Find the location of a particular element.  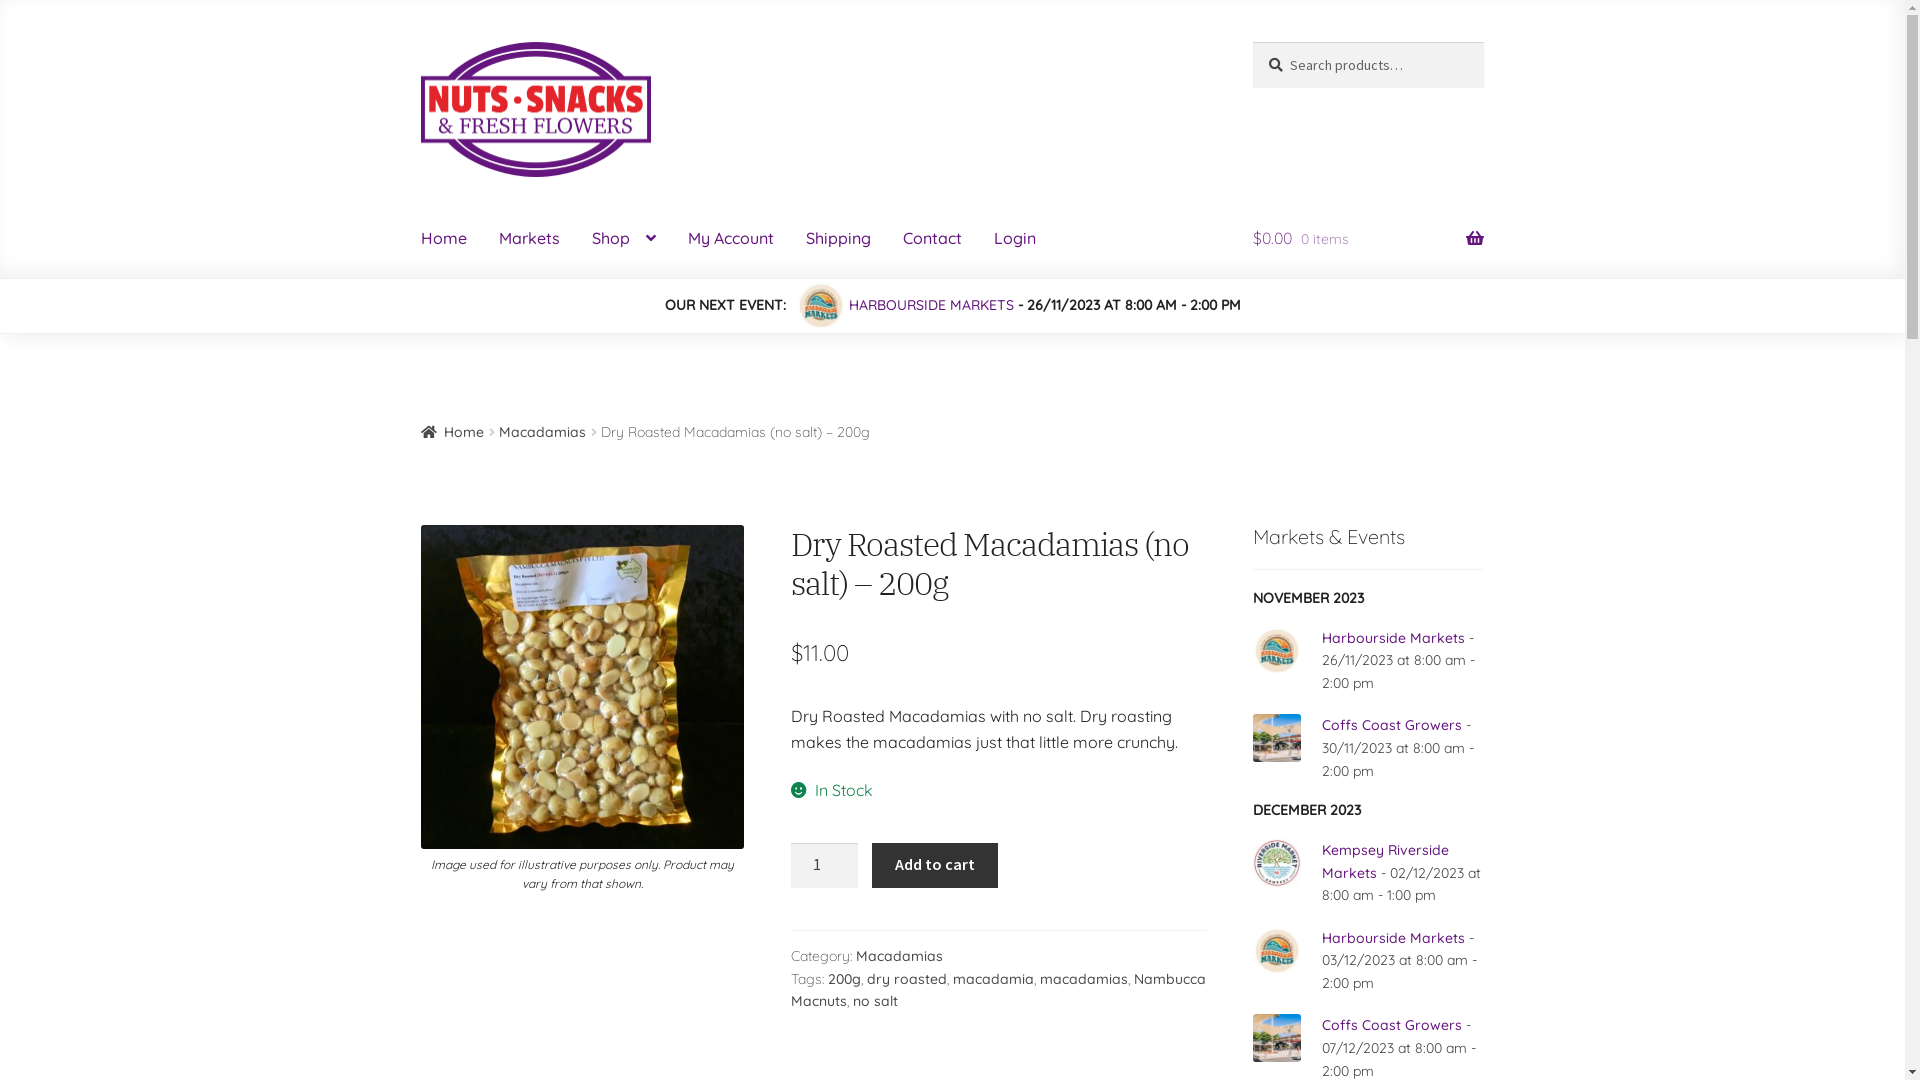

'Kempsey Riverside Markets 4' is located at coordinates (1275, 862).